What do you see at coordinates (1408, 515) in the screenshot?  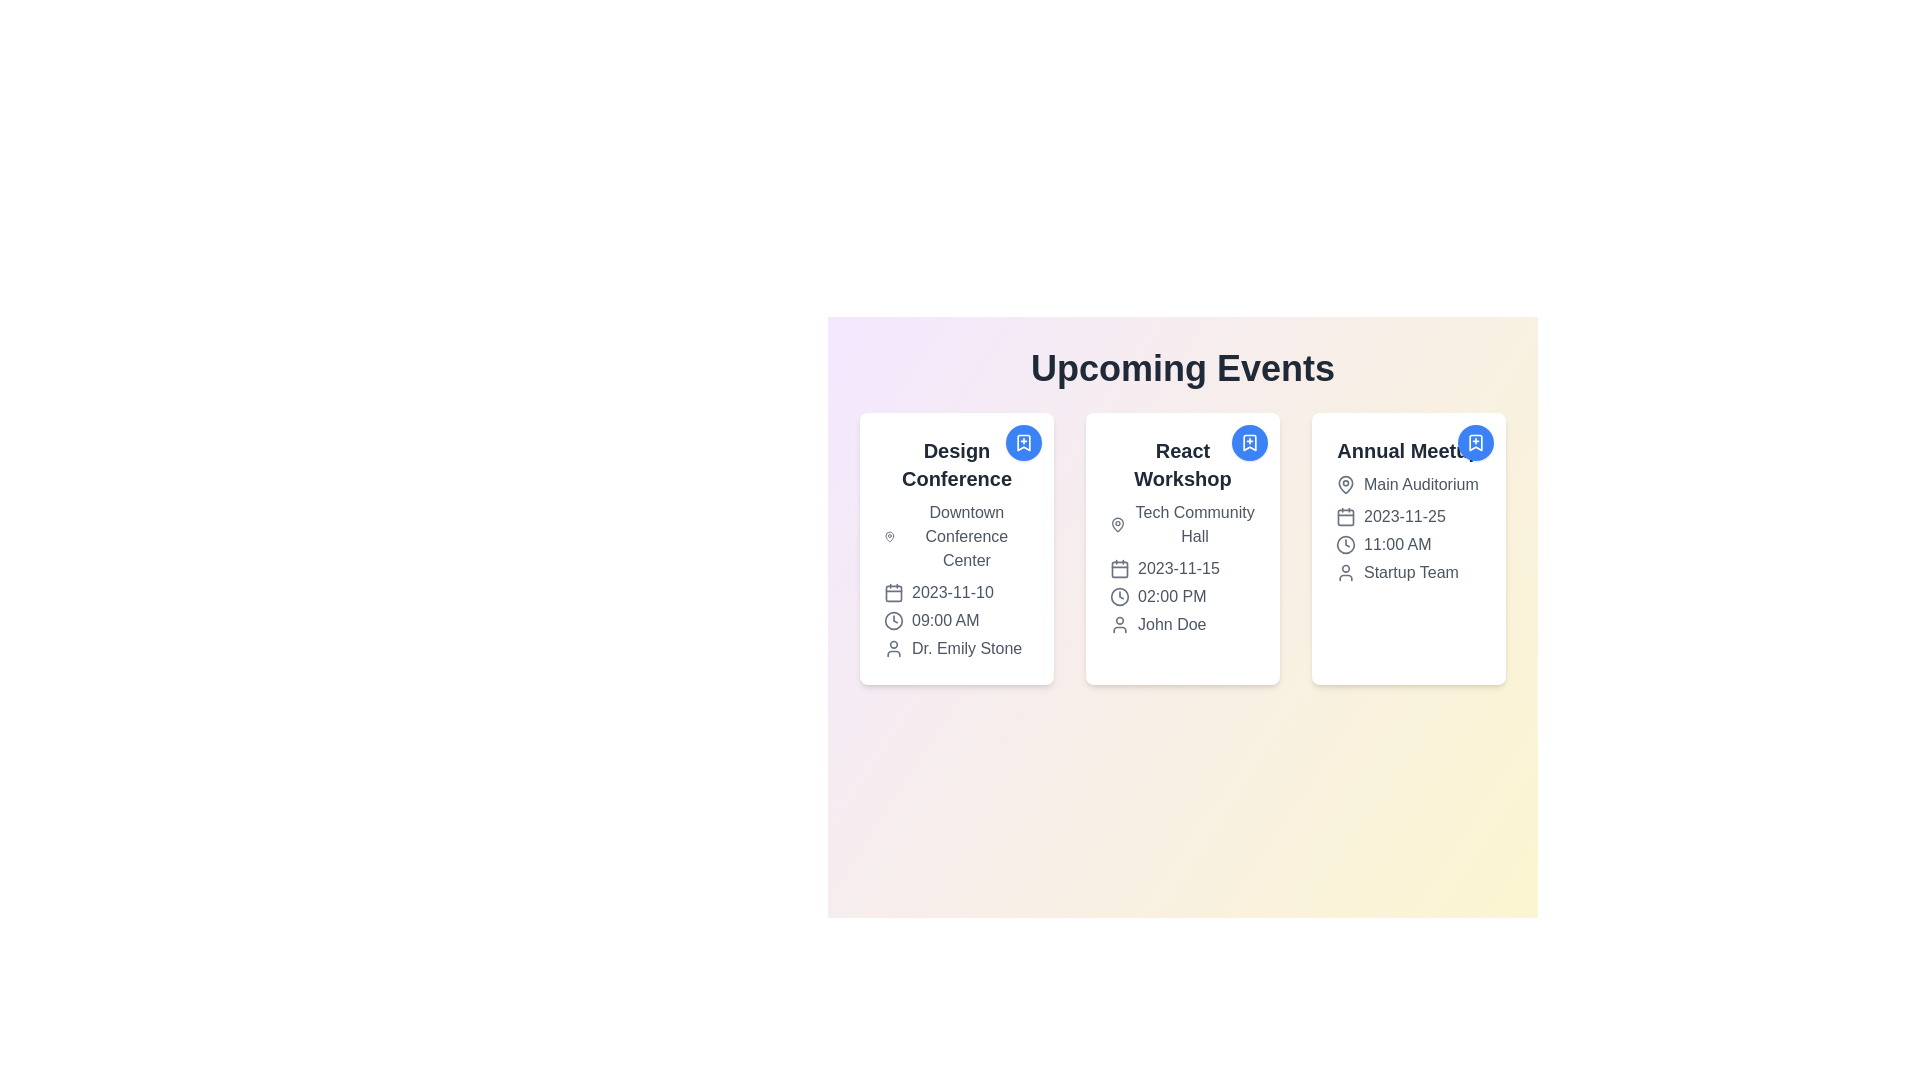 I see `the static text element displaying the date '2023-11-25' next to the calendar icon in the 'Annual Meetup' event card` at bounding box center [1408, 515].